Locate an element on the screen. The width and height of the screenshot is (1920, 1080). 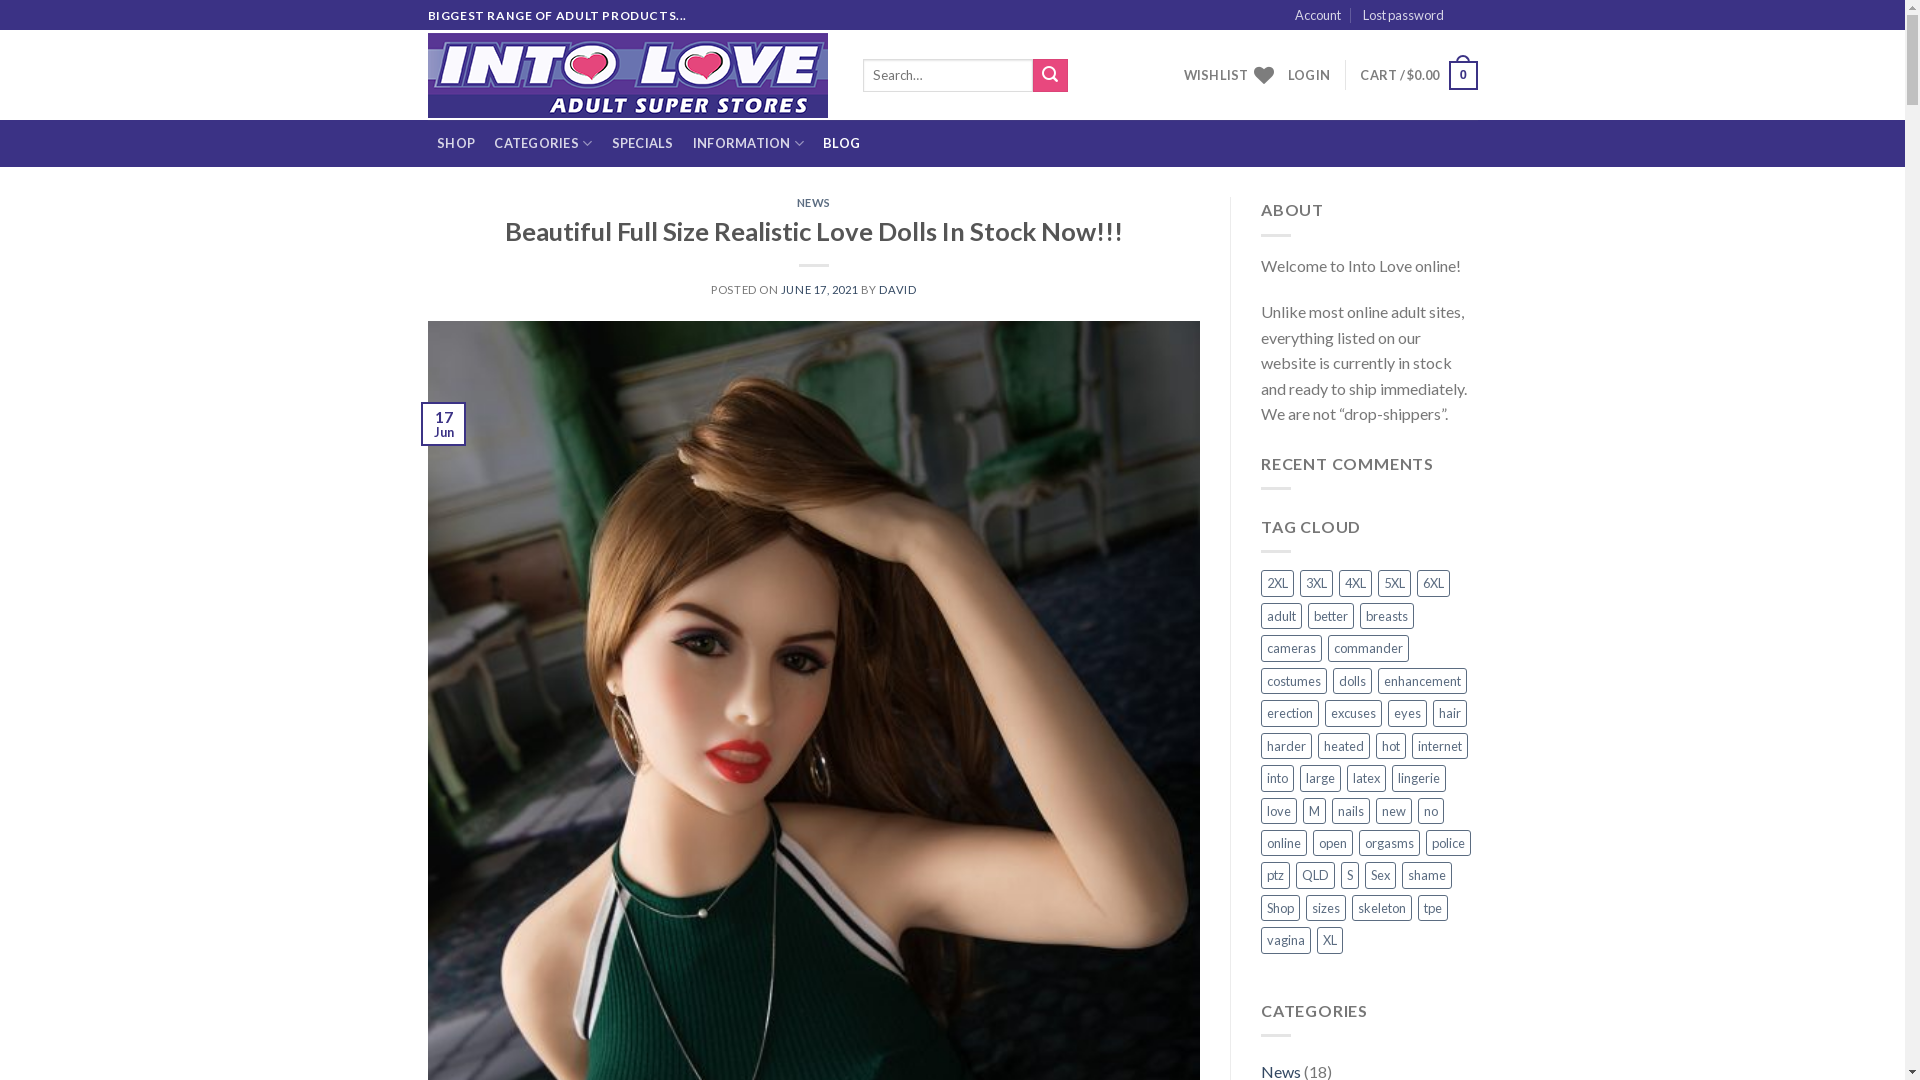
'nails' is located at coordinates (1331, 810).